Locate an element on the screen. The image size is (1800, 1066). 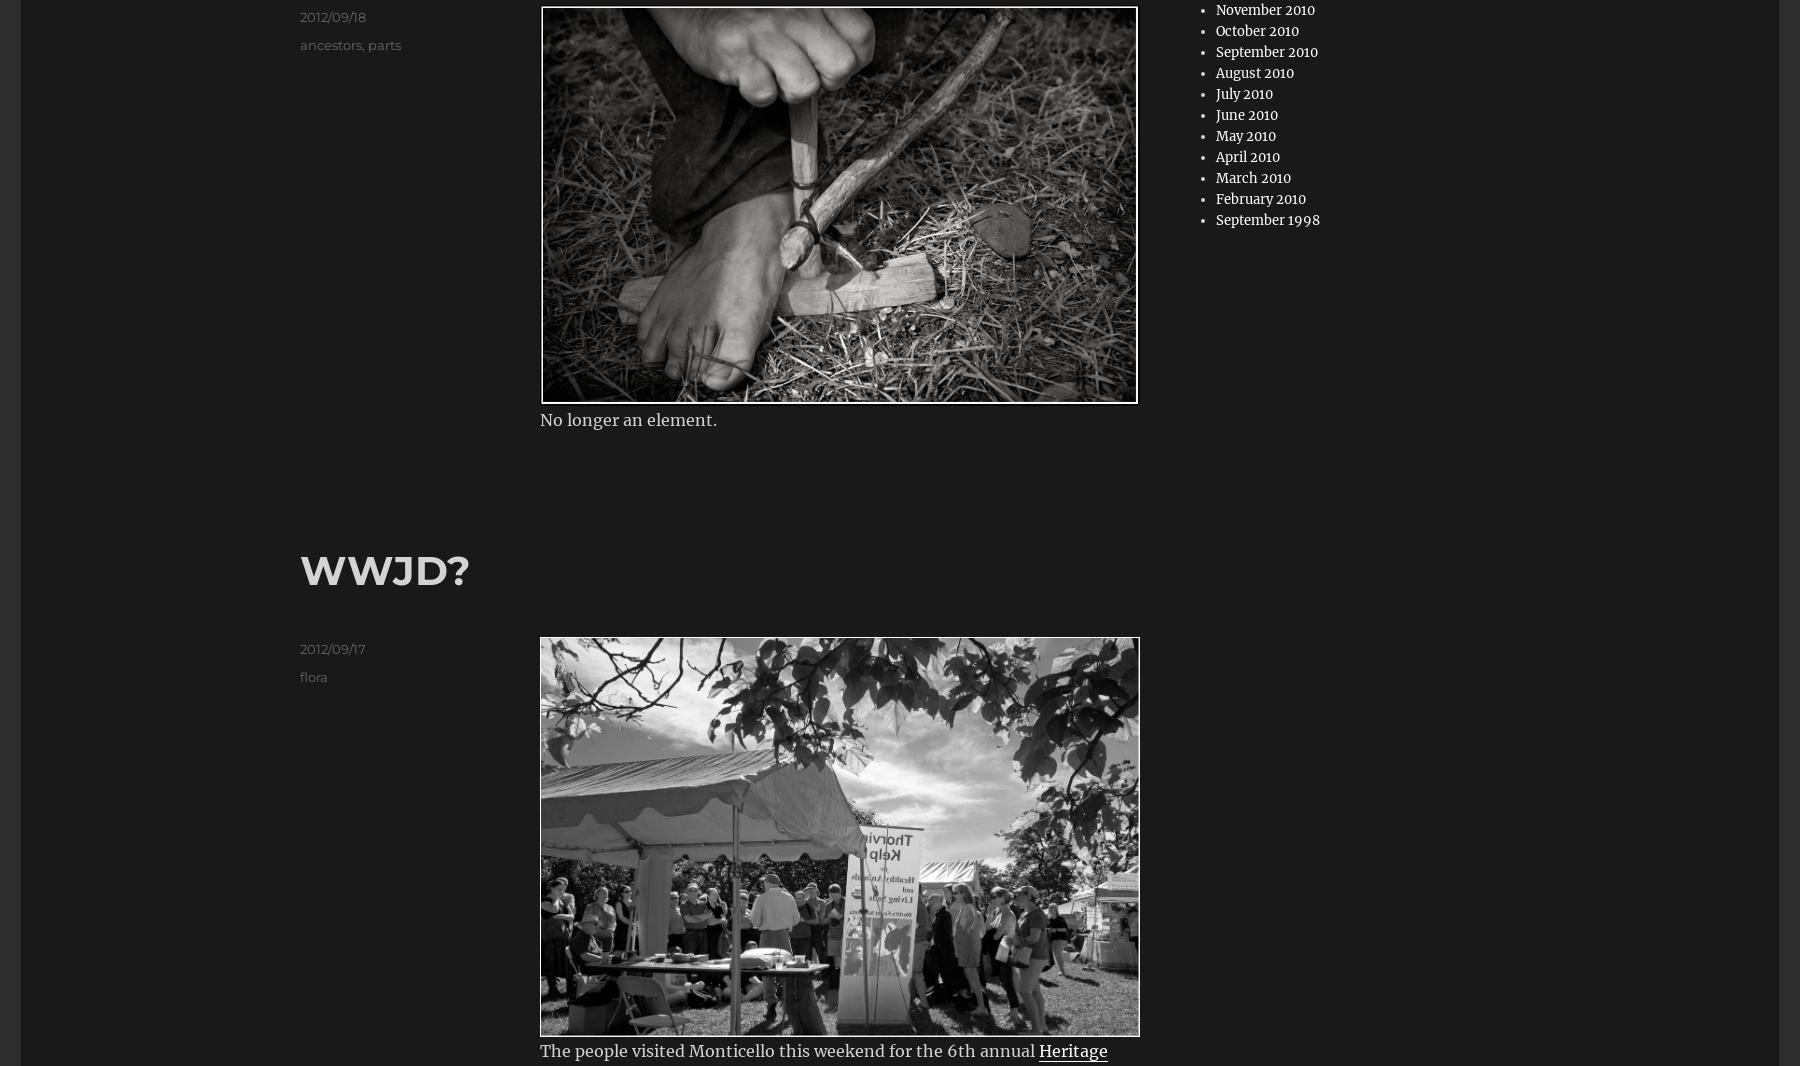
'April 2010' is located at coordinates (1247, 156).